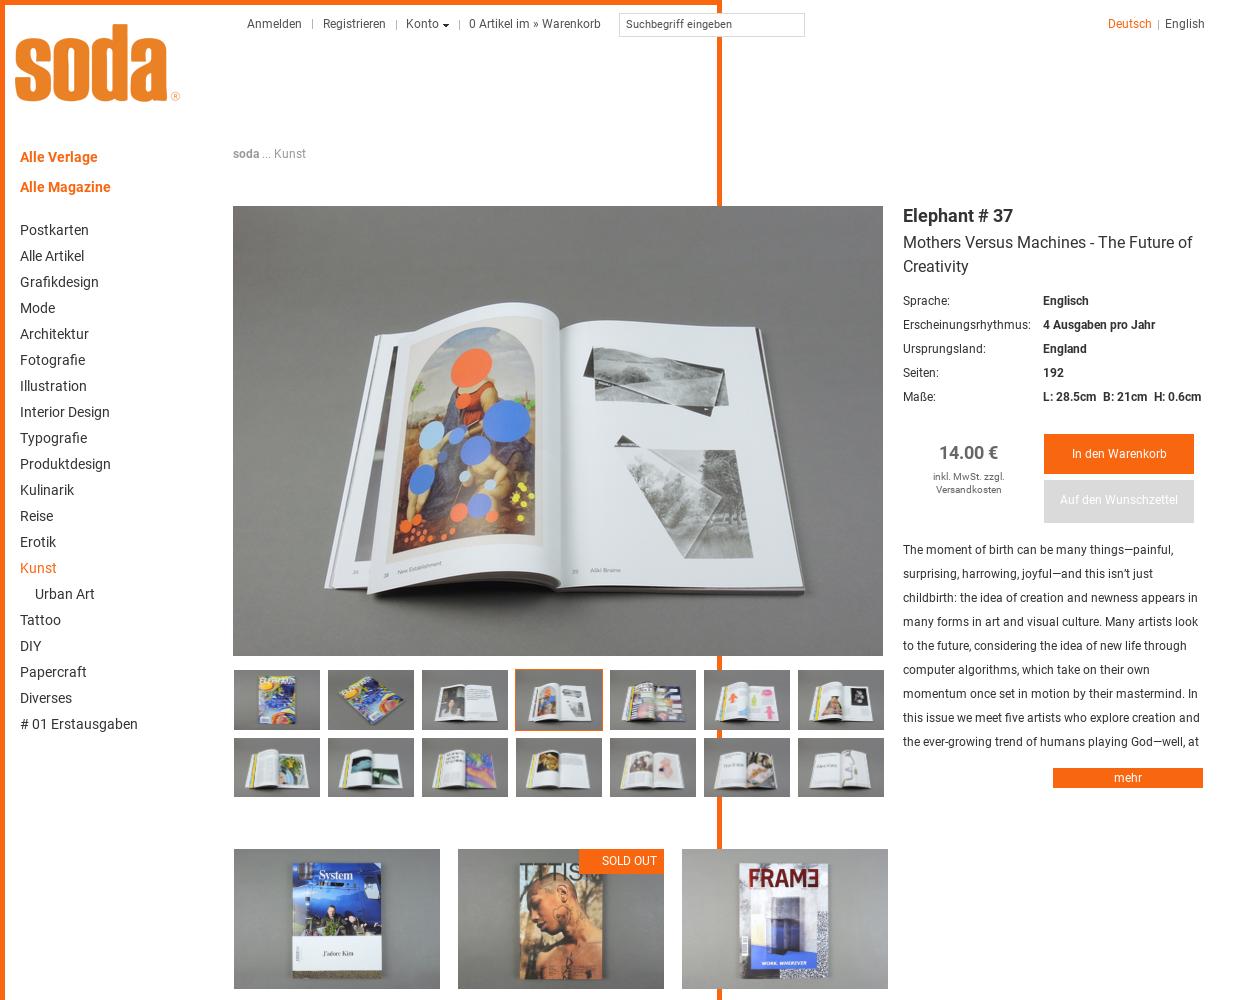 The width and height of the screenshot is (1243, 1000). What do you see at coordinates (1183, 24) in the screenshot?
I see `'English'` at bounding box center [1183, 24].